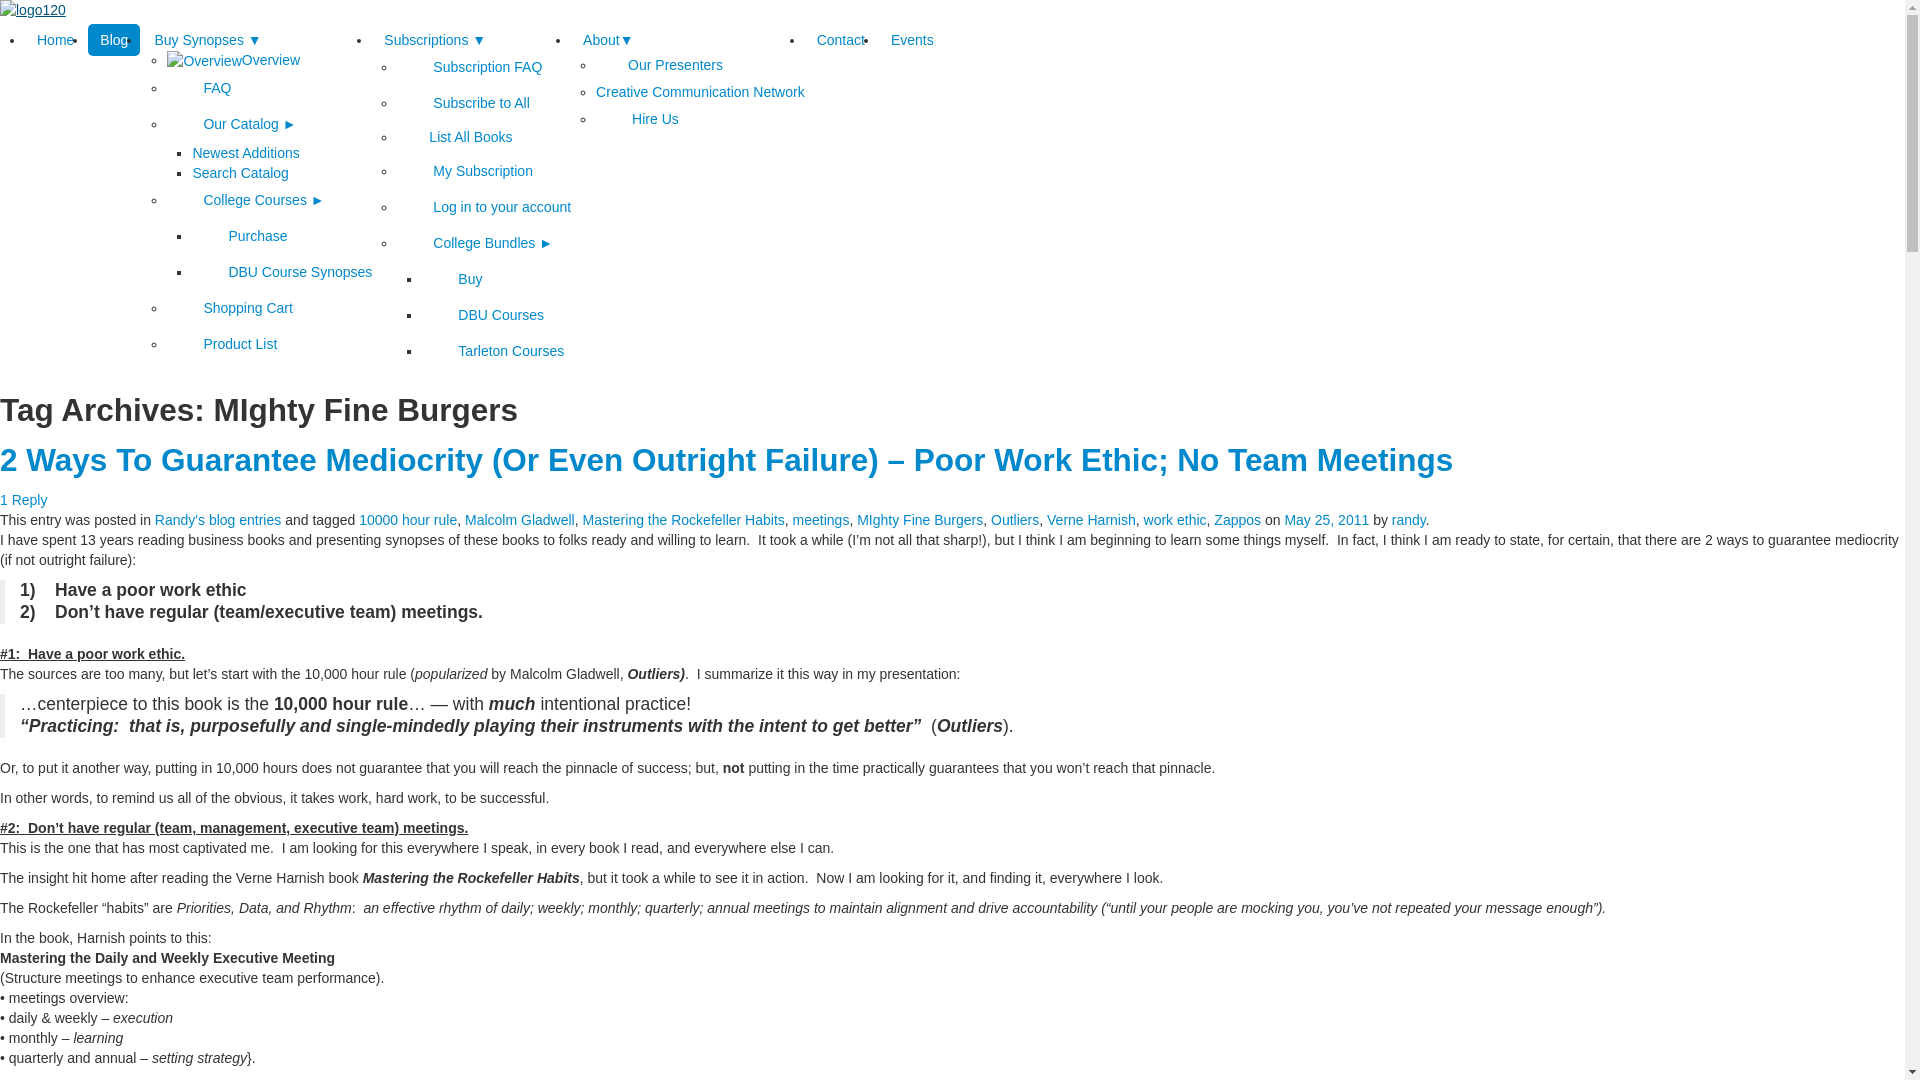 Image resolution: width=1920 pixels, height=1080 pixels. What do you see at coordinates (636, 119) in the screenshot?
I see `'Hire Us'` at bounding box center [636, 119].